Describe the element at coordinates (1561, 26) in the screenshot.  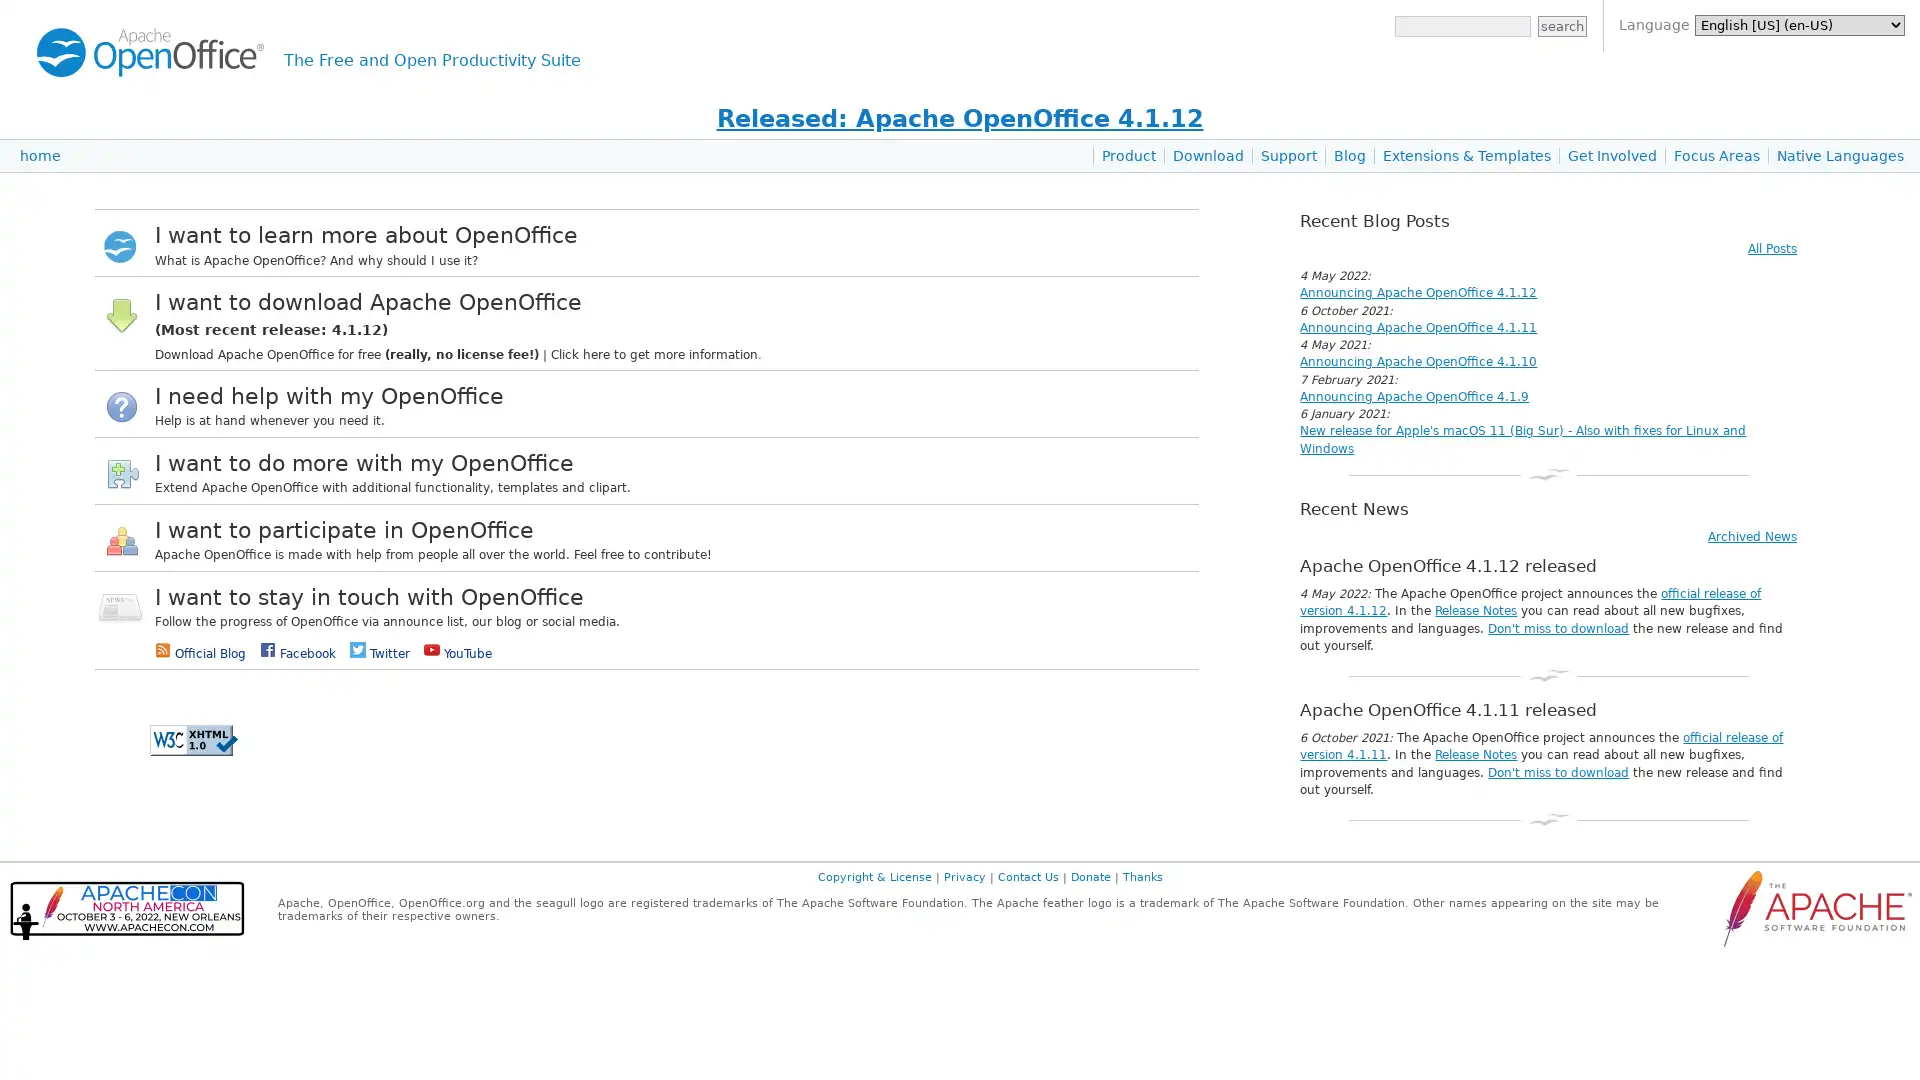
I see `search` at that location.